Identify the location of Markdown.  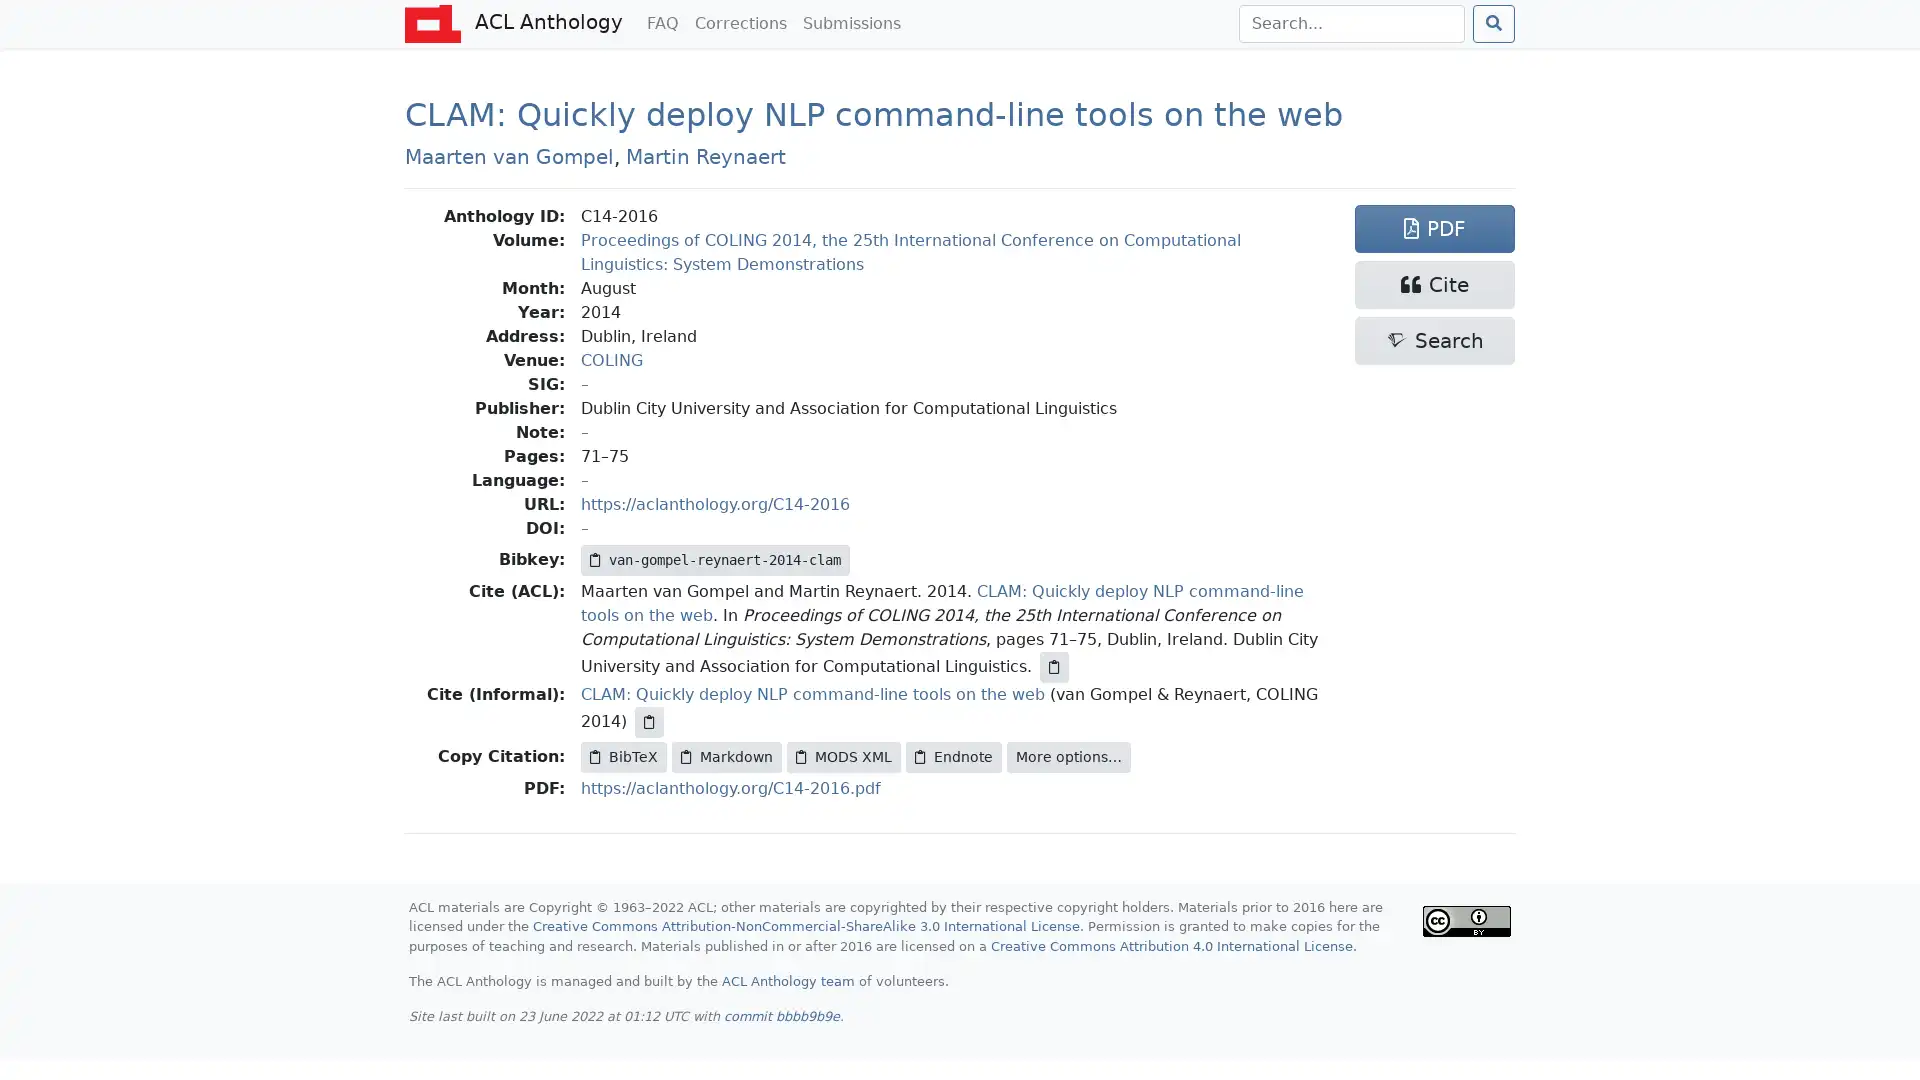
(725, 757).